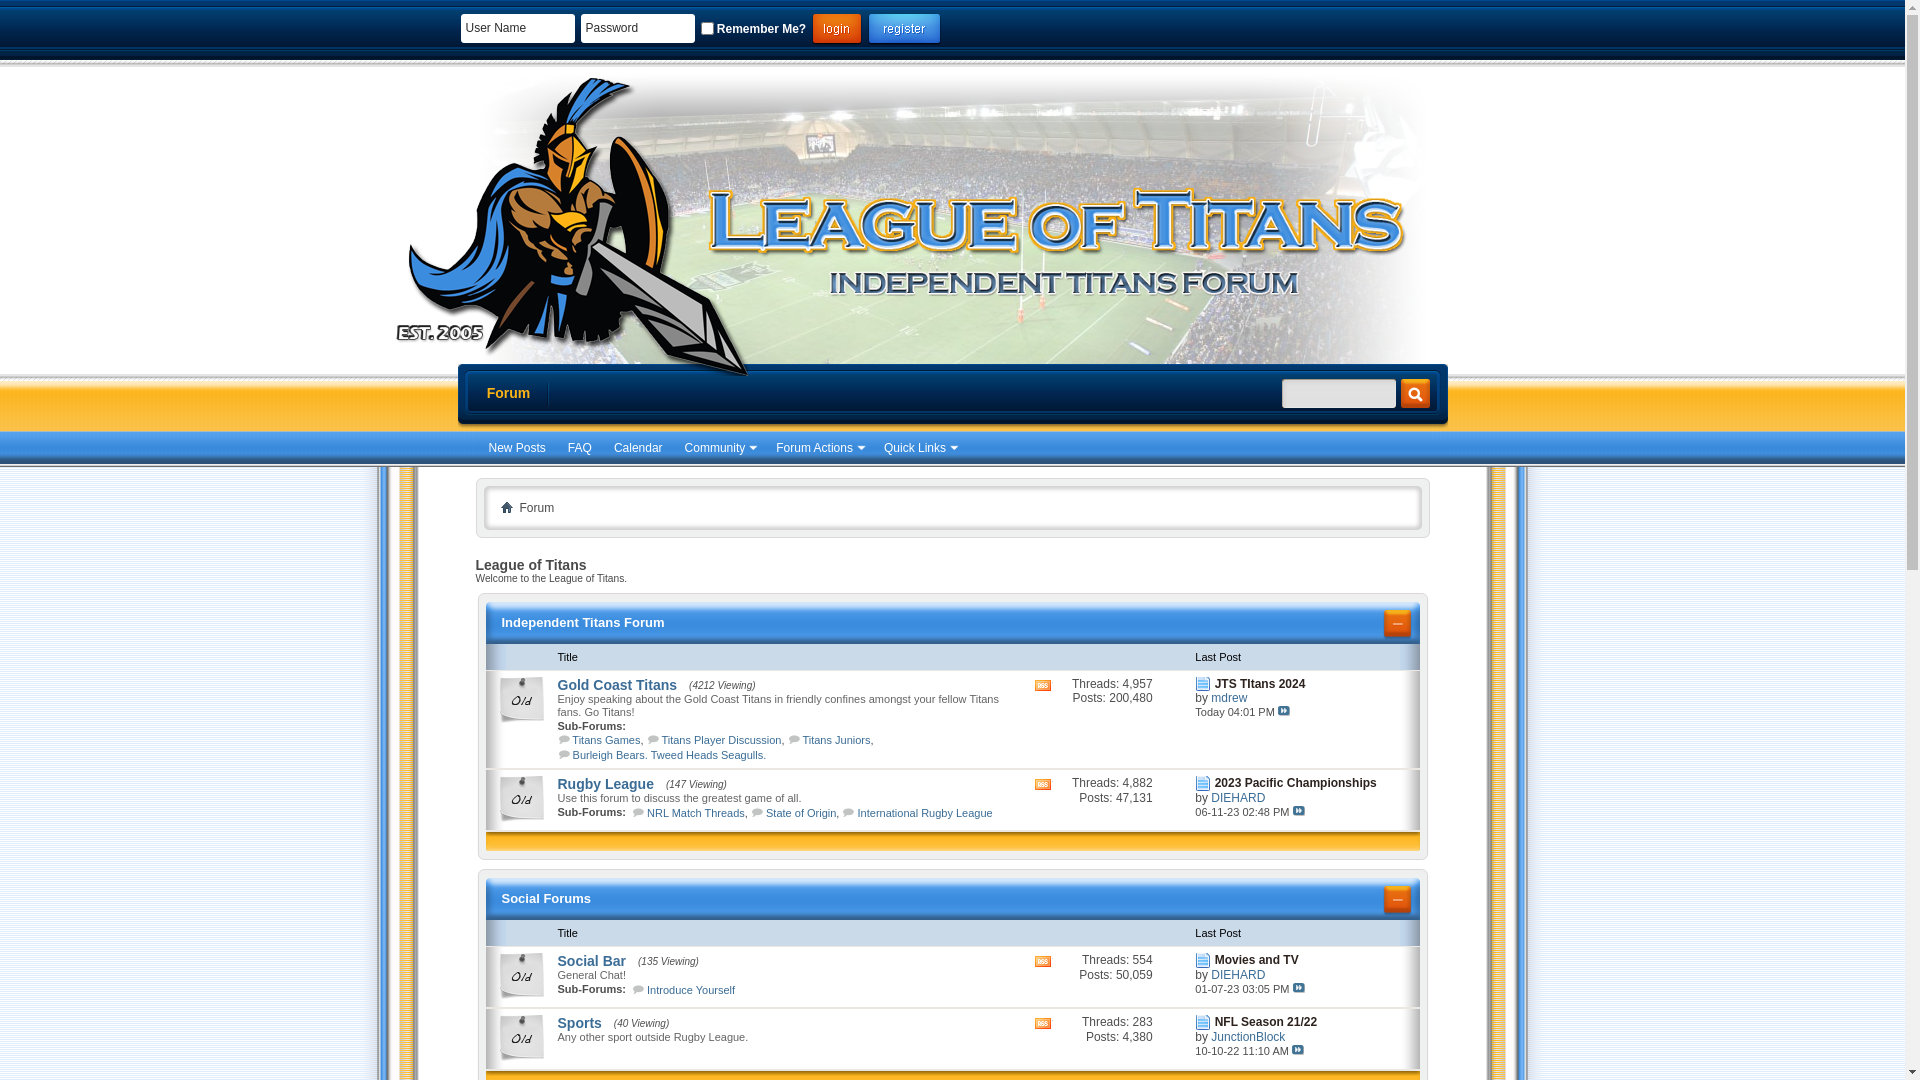 The width and height of the screenshot is (1920, 1080). Describe the element at coordinates (1227, 697) in the screenshot. I see `'mdrew'` at that location.